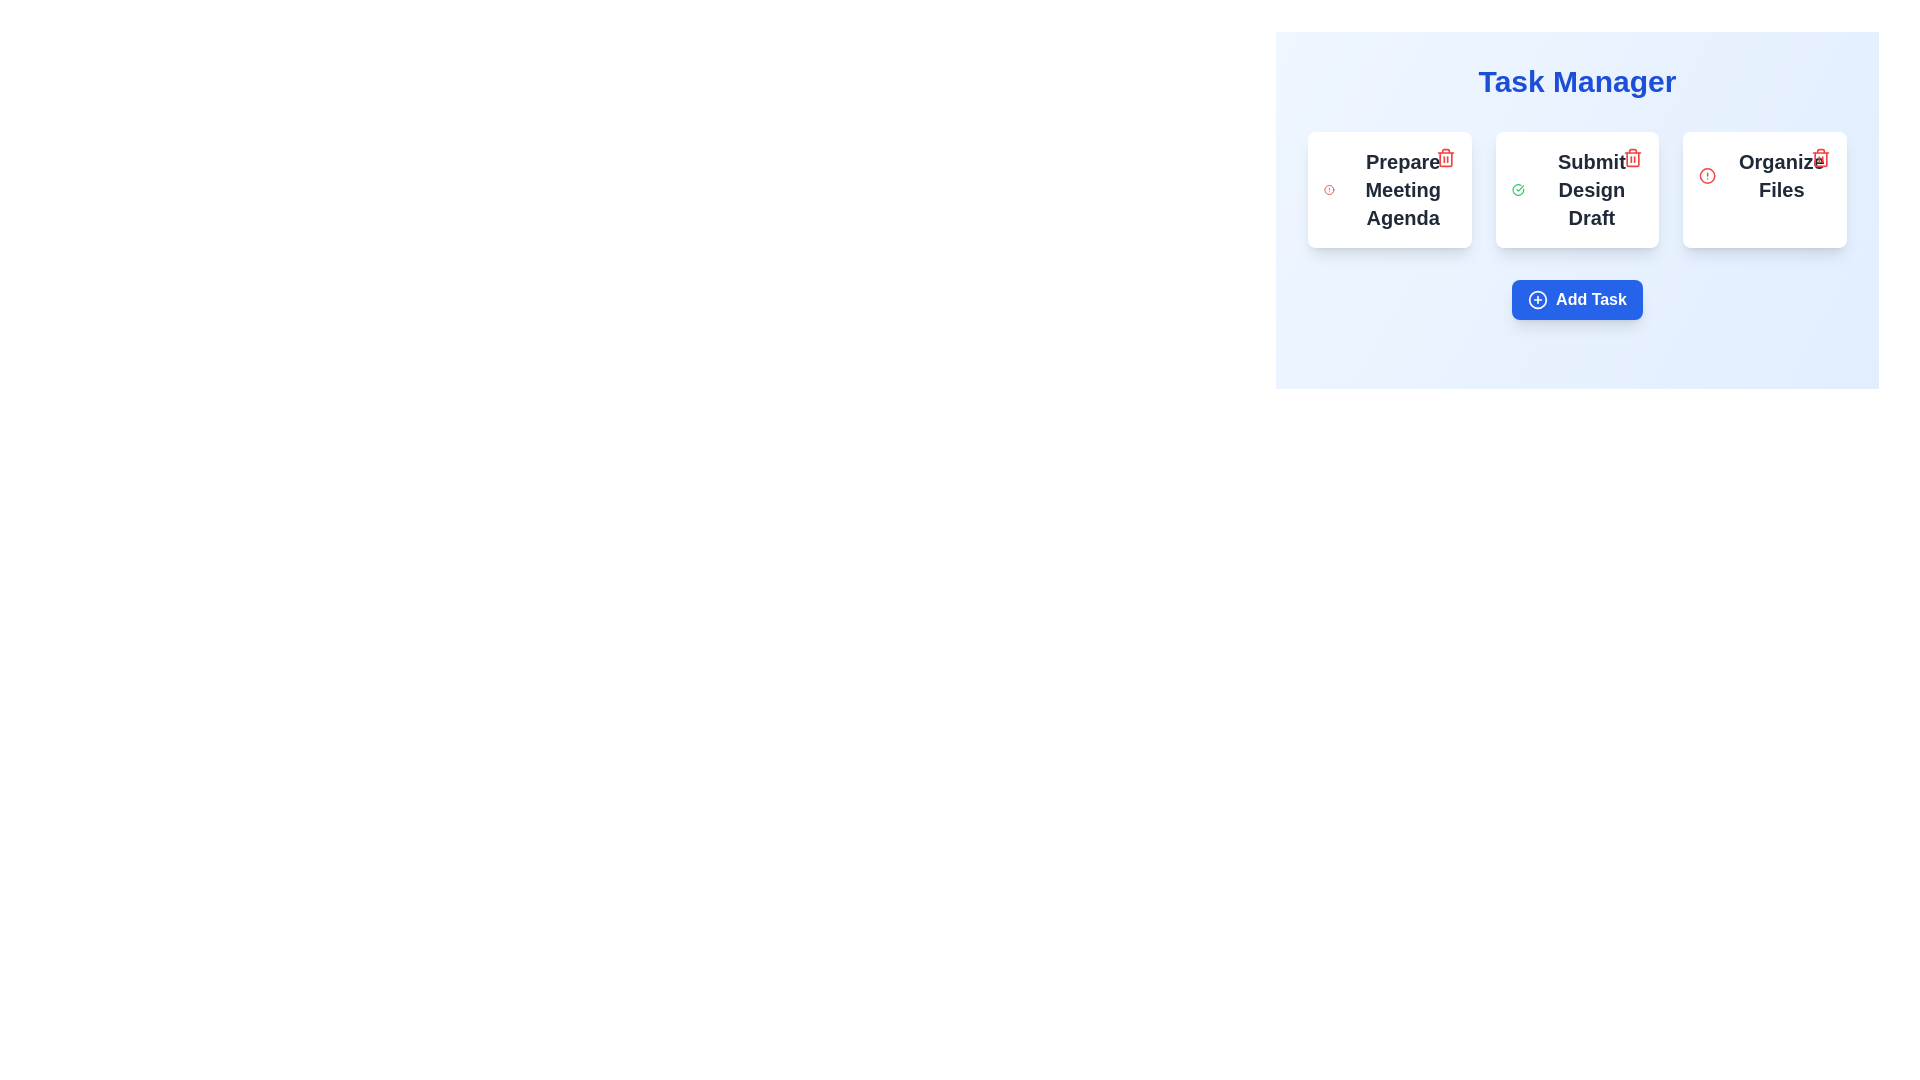 The height and width of the screenshot is (1080, 1920). Describe the element at coordinates (1388, 189) in the screenshot. I see `on the 'Prepare Meeting Agenda' text label in the first Task card of the Task Manager` at that location.